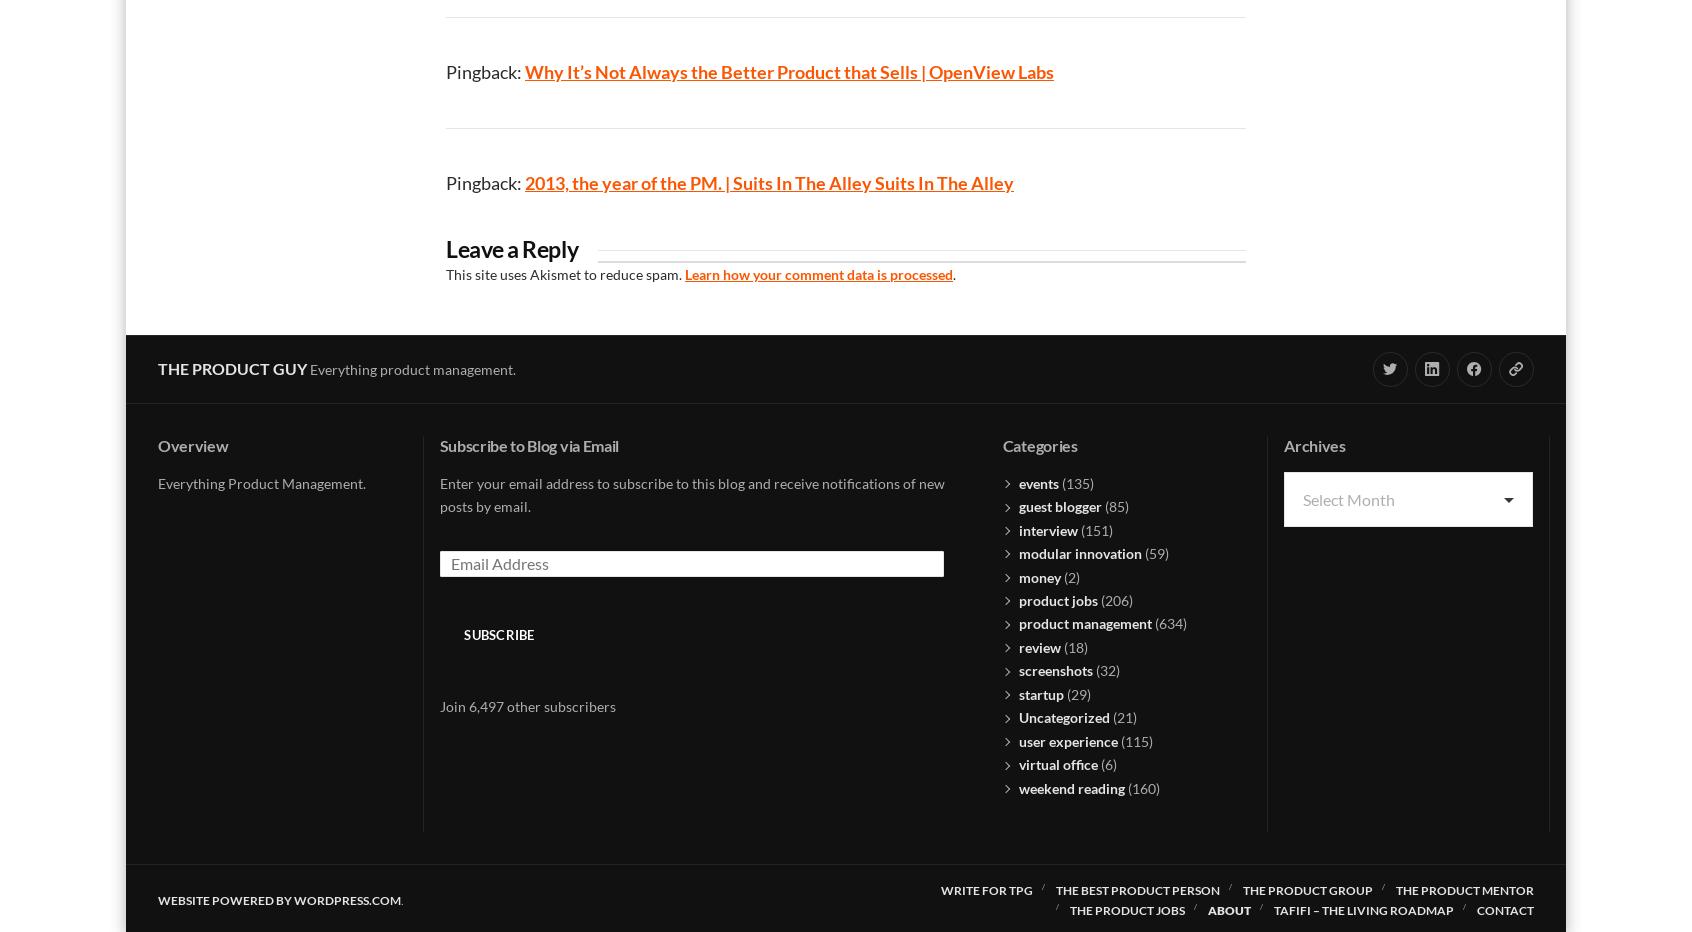 The image size is (1692, 932). Describe the element at coordinates (1017, 576) in the screenshot. I see `'money'` at that location.